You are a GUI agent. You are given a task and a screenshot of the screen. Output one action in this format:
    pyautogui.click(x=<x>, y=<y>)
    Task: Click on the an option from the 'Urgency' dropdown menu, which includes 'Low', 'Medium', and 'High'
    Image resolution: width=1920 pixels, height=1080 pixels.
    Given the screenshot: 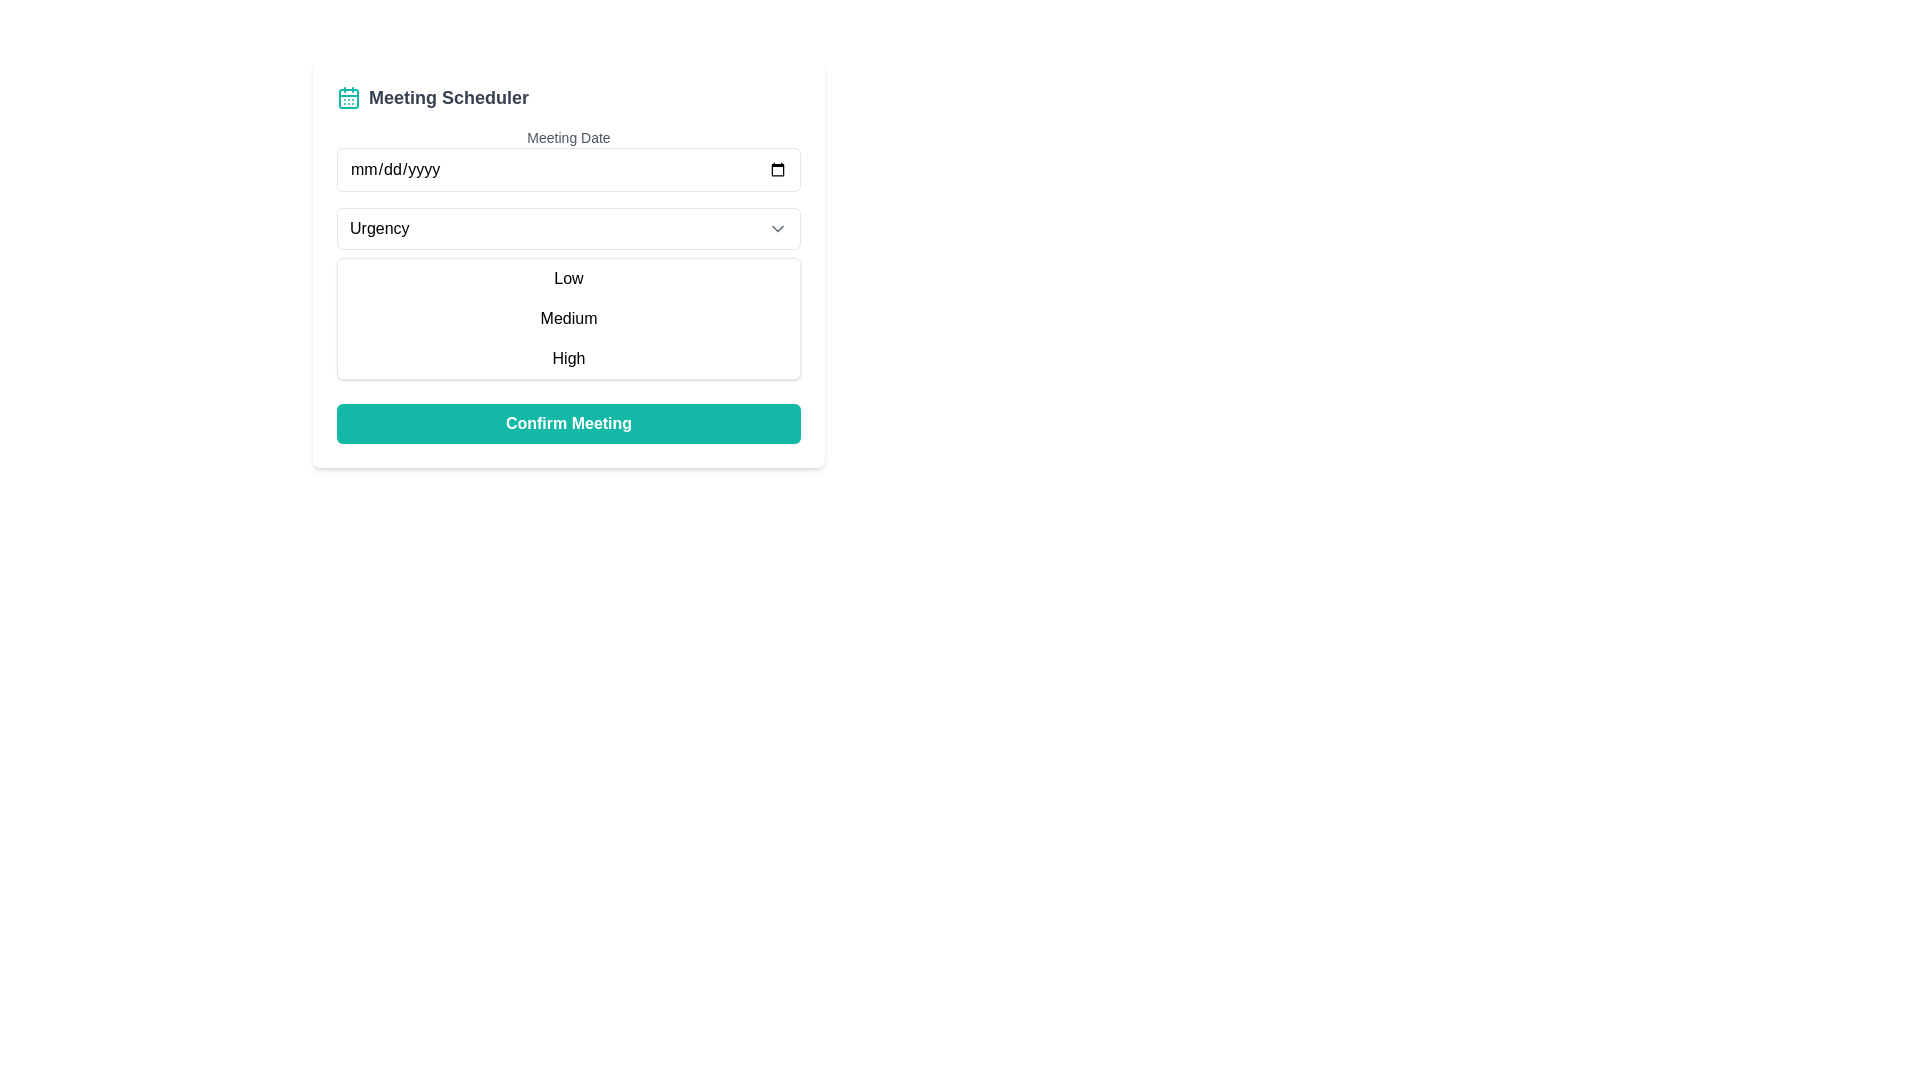 What is the action you would take?
    pyautogui.click(x=568, y=293)
    